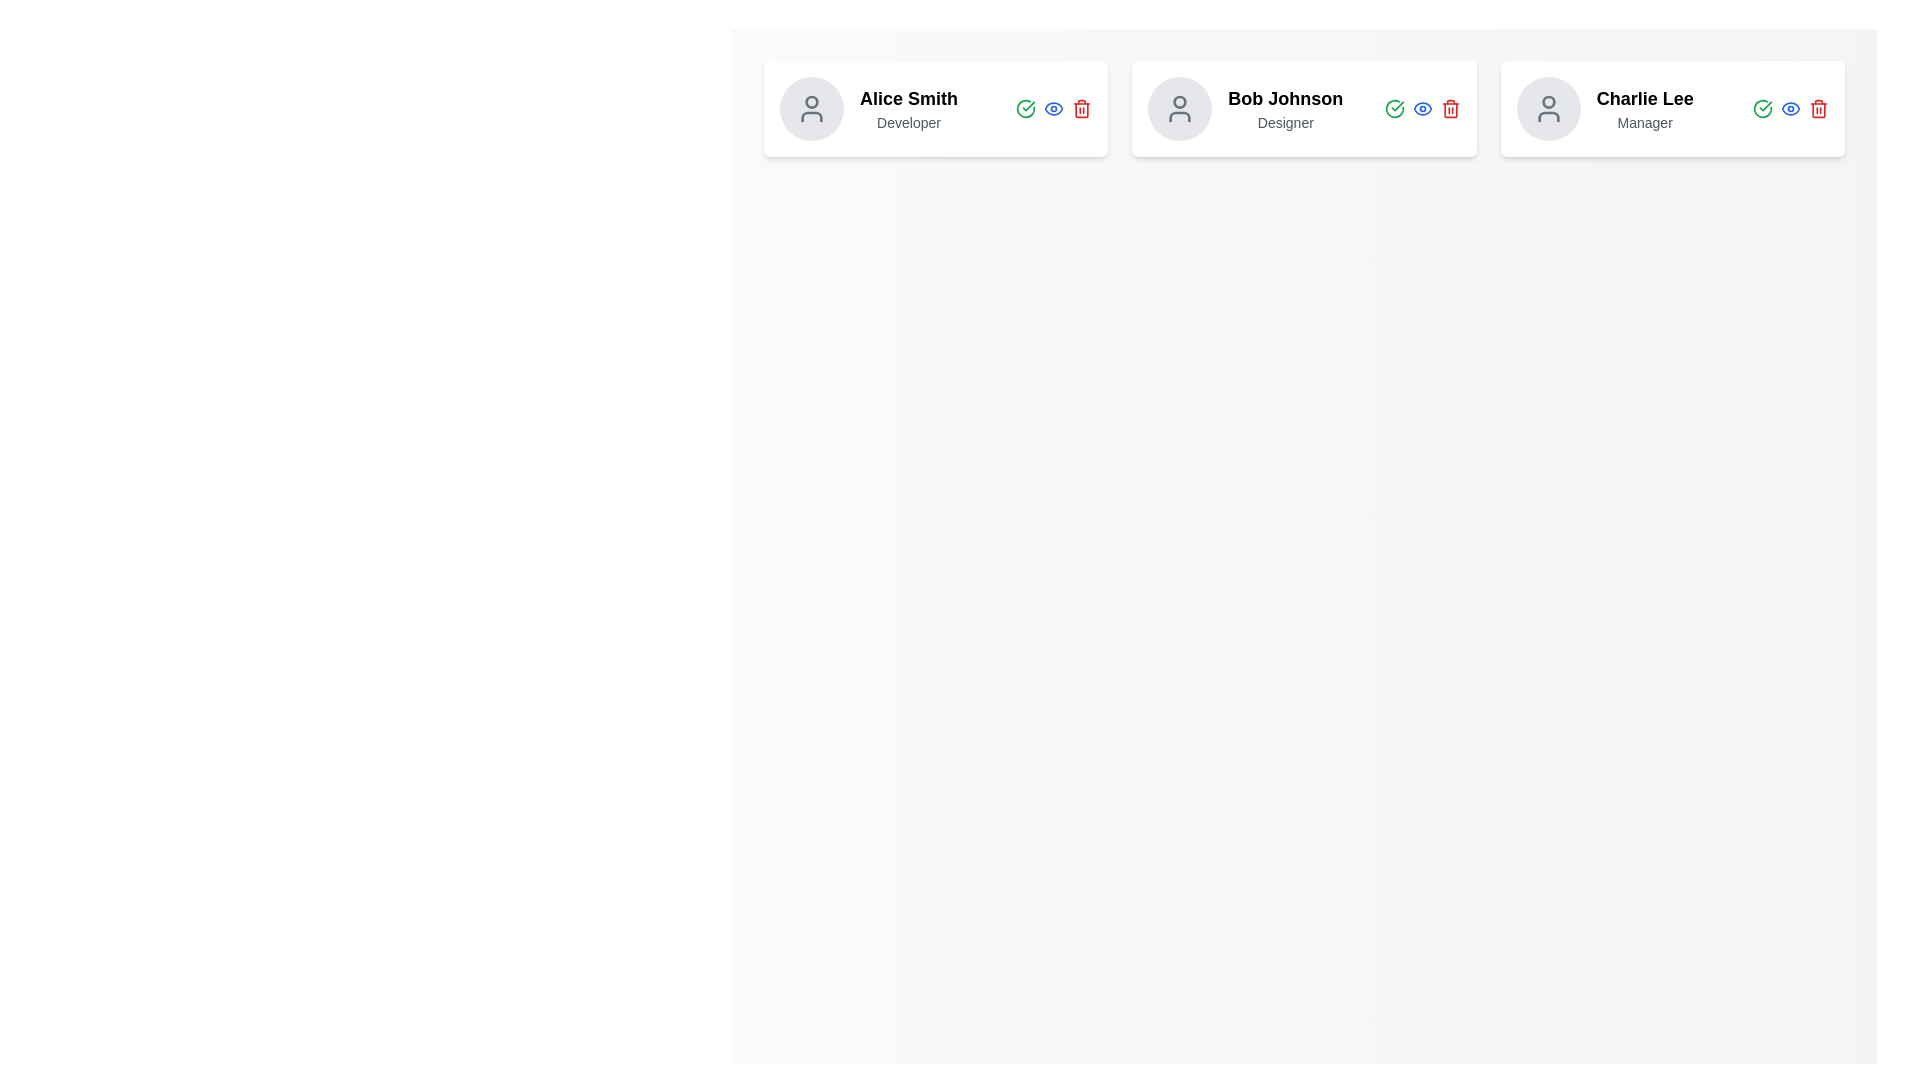 The height and width of the screenshot is (1080, 1920). What do you see at coordinates (1081, 108) in the screenshot?
I see `the delete action button icon located beneath 'Alice Smith' in the first user card` at bounding box center [1081, 108].